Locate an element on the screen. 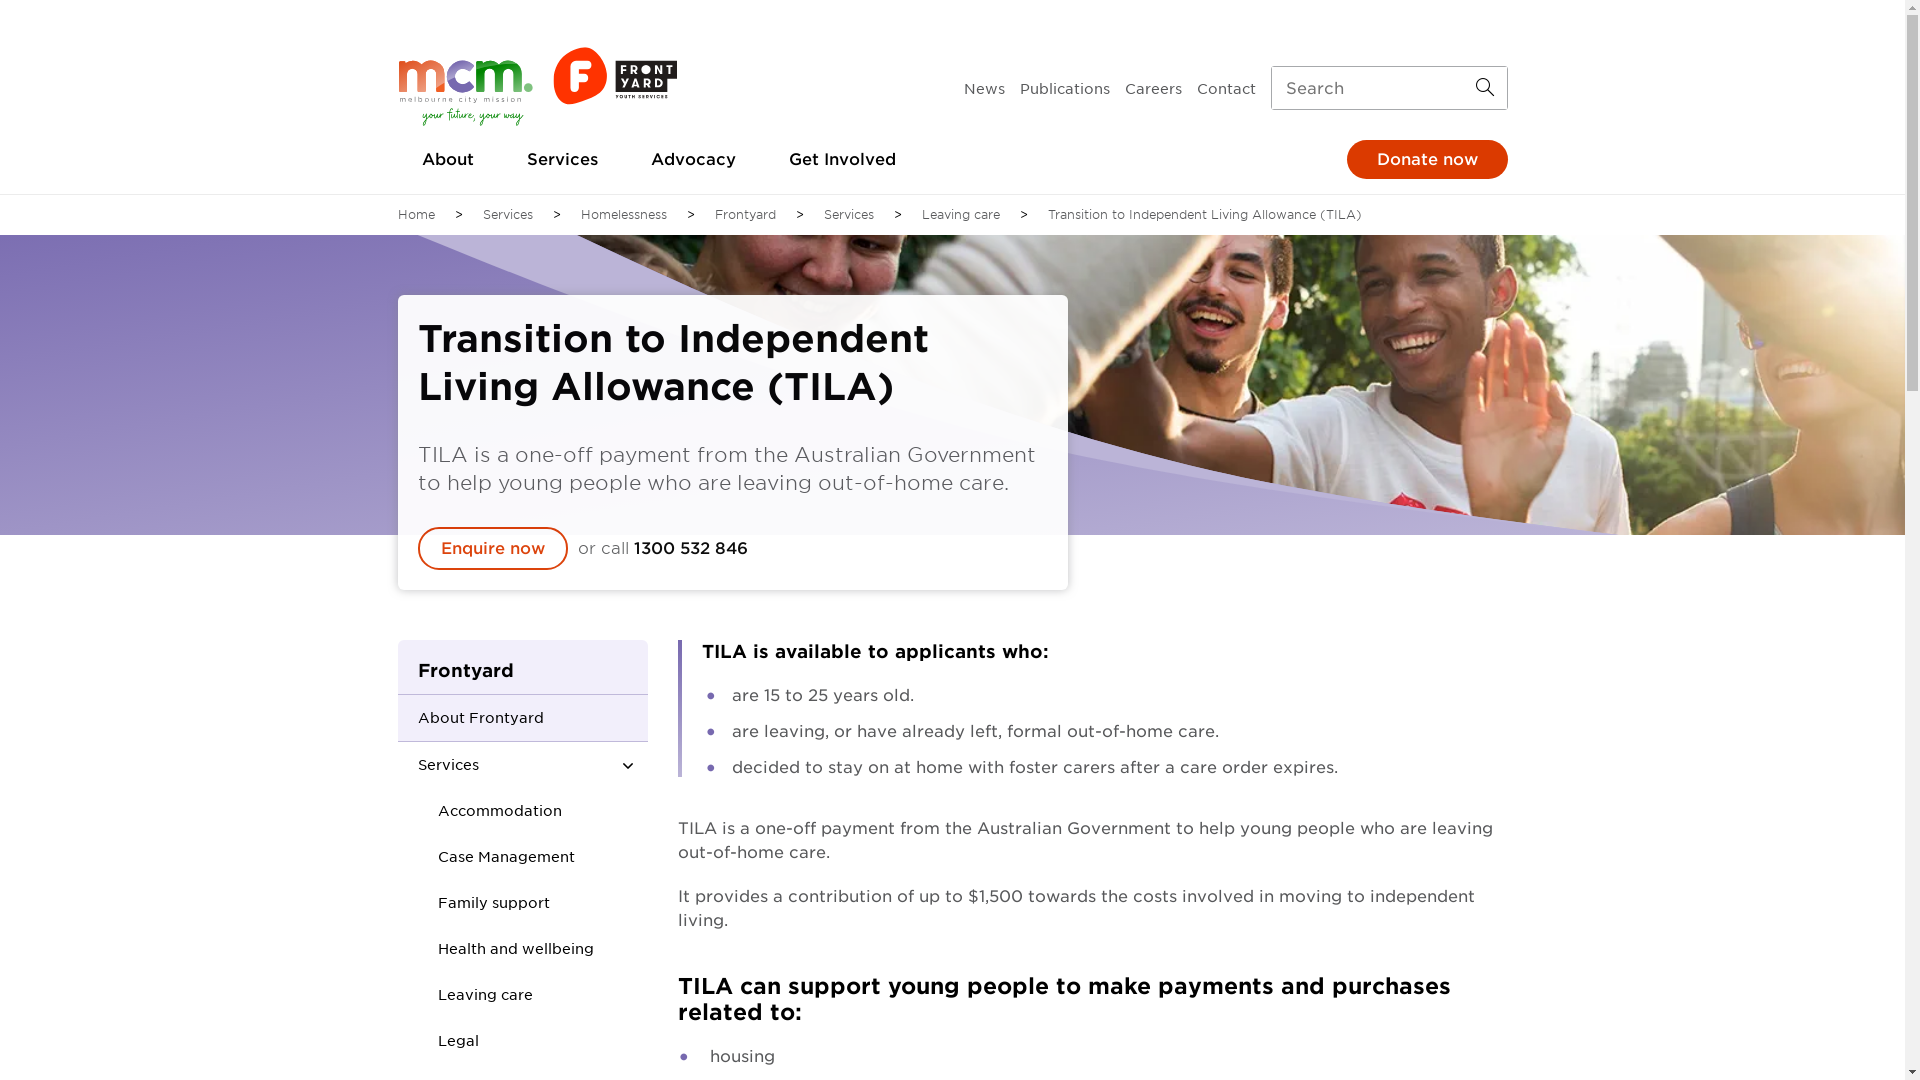 This screenshot has width=1920, height=1080. 'Enquire now' is located at coordinates (493, 548).